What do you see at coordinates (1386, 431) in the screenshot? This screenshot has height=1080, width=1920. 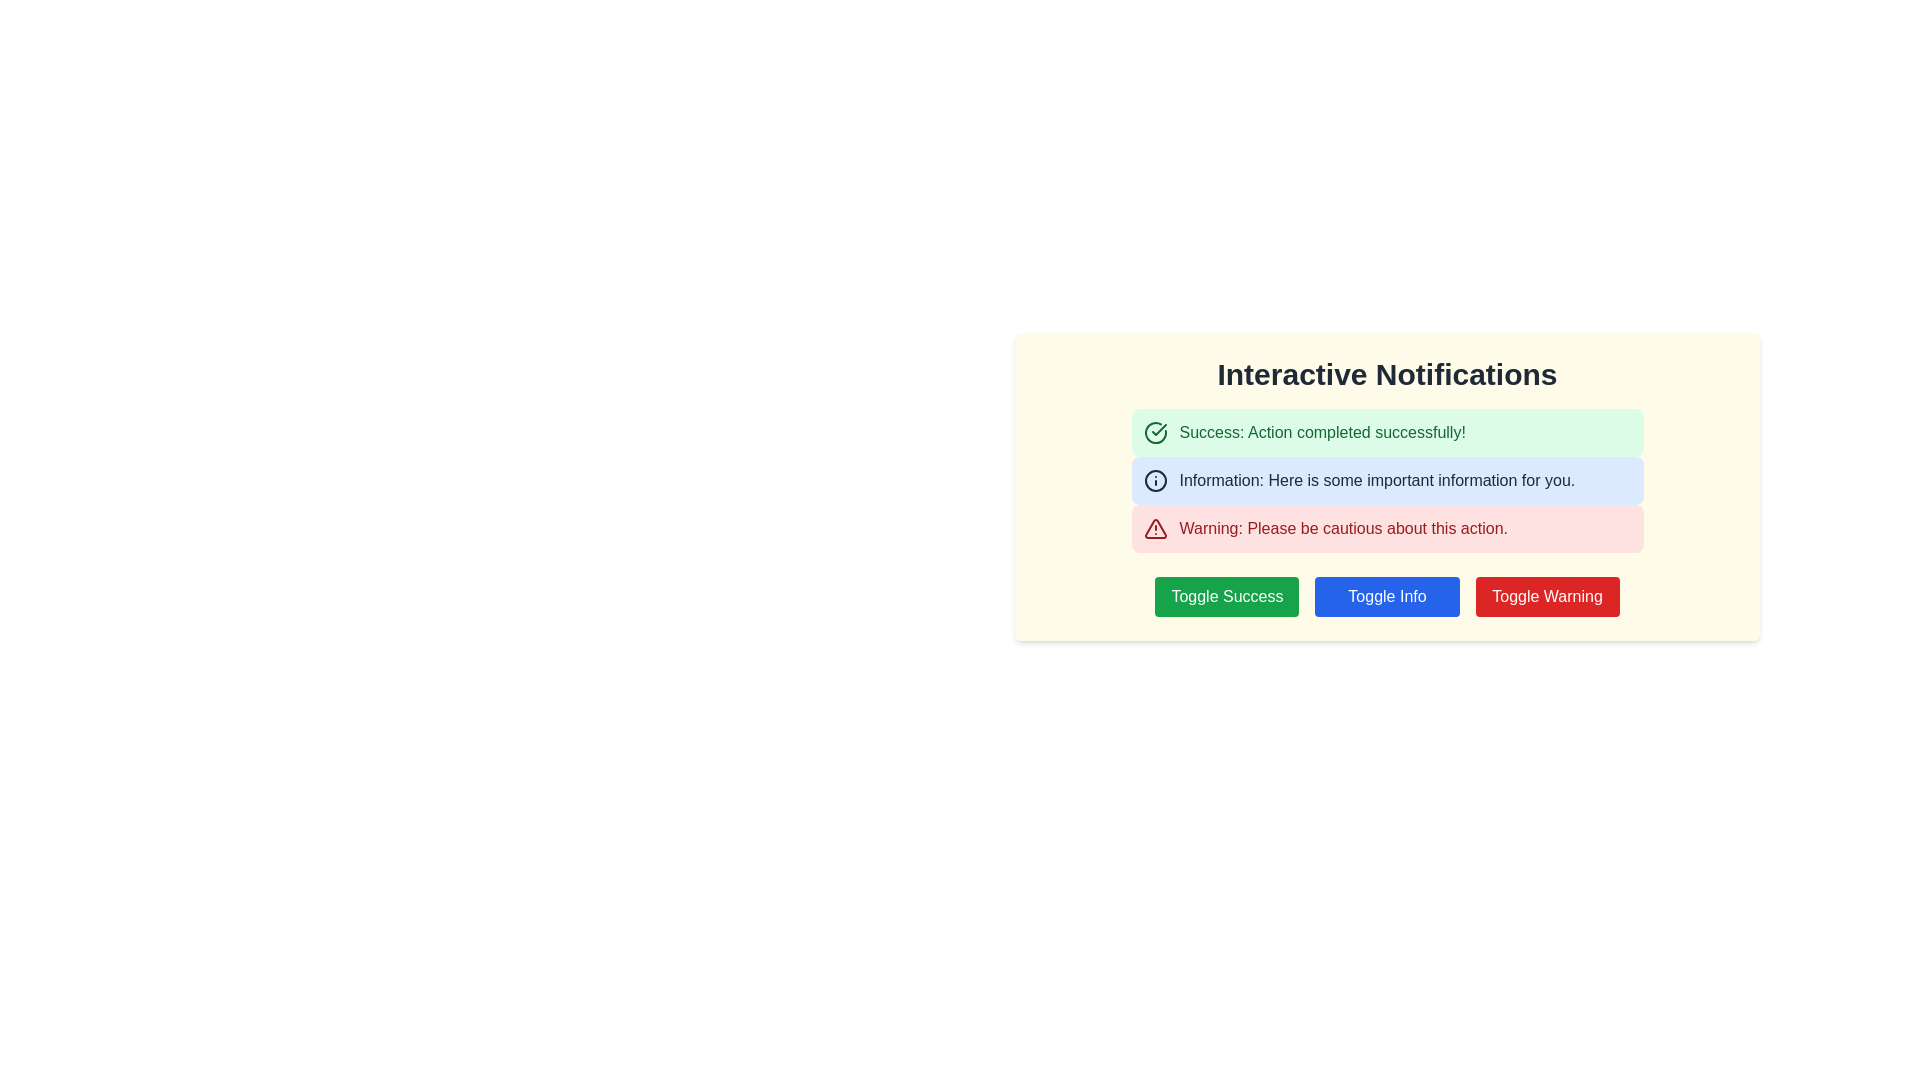 I see `the first notification box positioned under the title 'Interactive Notifications'` at bounding box center [1386, 431].